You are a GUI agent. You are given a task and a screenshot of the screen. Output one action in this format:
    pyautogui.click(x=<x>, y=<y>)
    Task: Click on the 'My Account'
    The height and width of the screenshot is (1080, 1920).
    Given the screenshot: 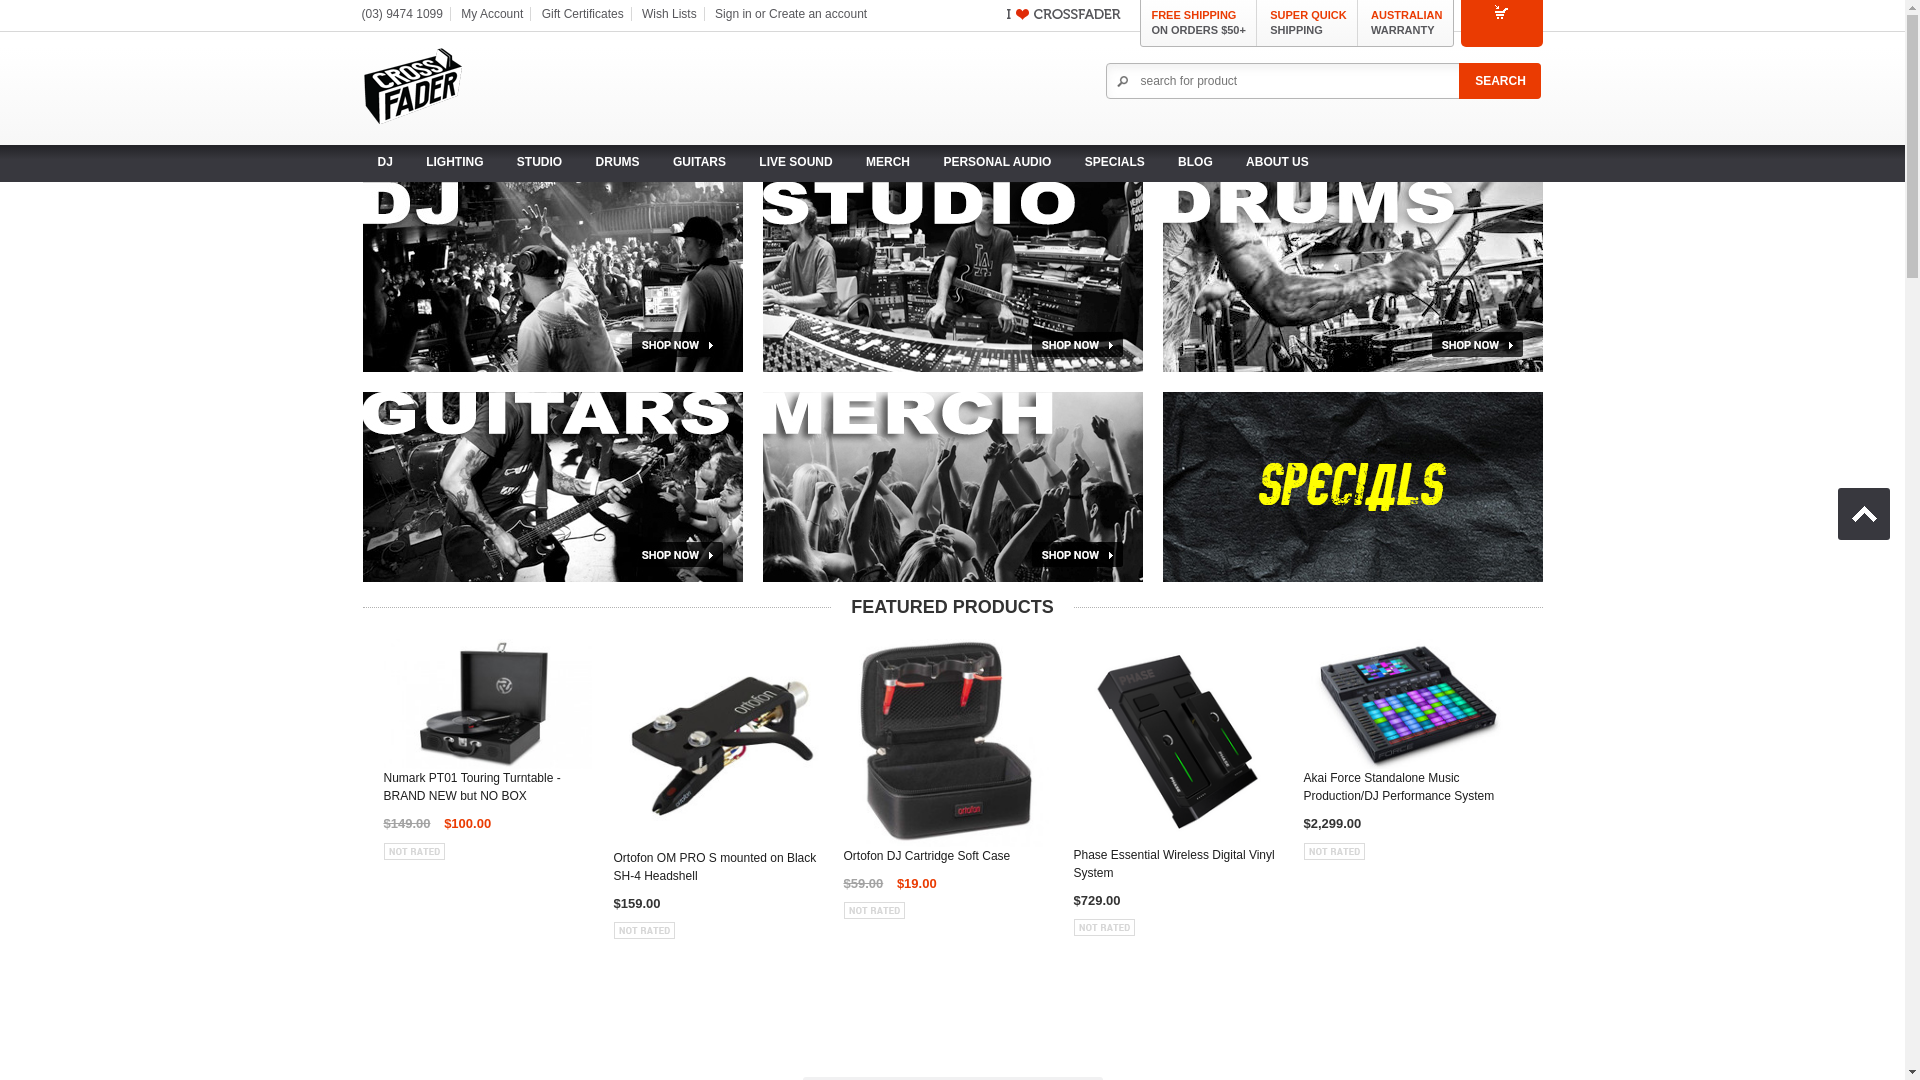 What is the action you would take?
    pyautogui.click(x=491, y=14)
    